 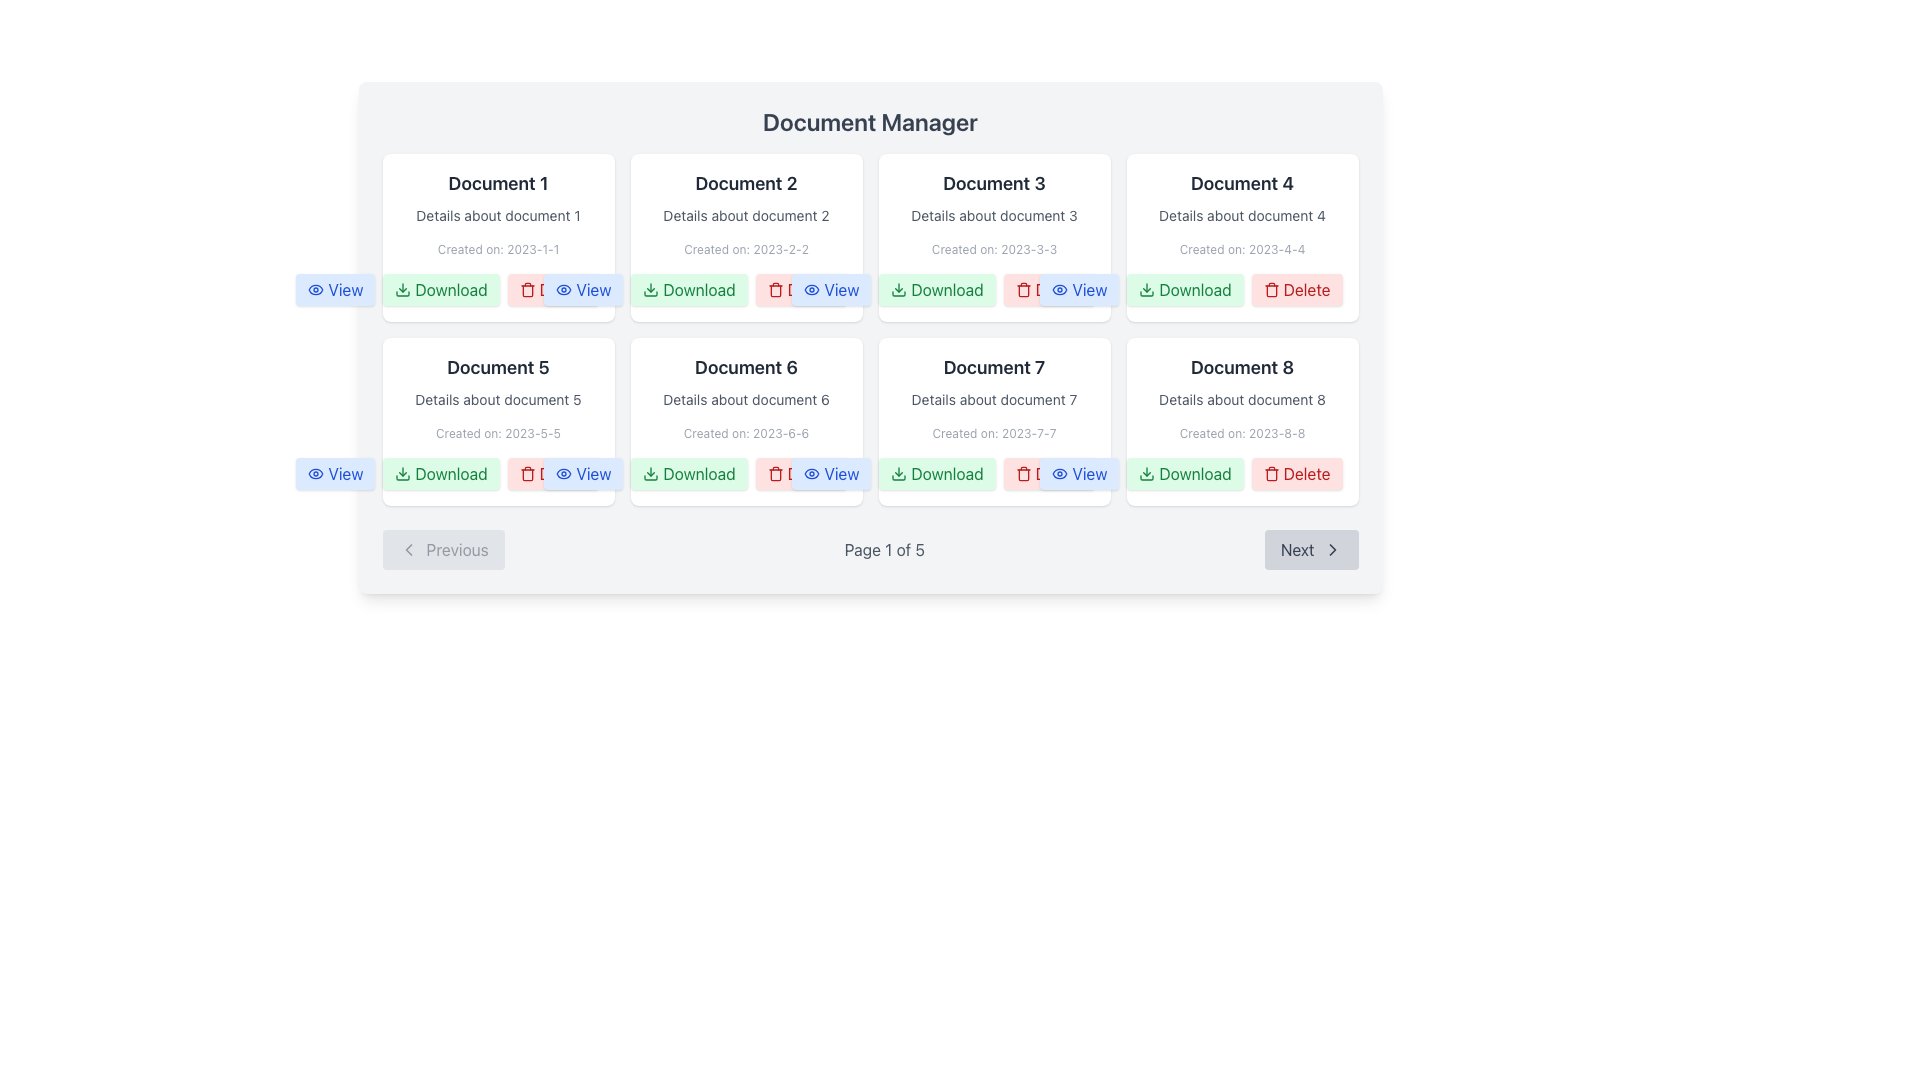 I want to click on the 'View' button in the sixth card (Document 6) on the second row of the grid, so click(x=831, y=474).